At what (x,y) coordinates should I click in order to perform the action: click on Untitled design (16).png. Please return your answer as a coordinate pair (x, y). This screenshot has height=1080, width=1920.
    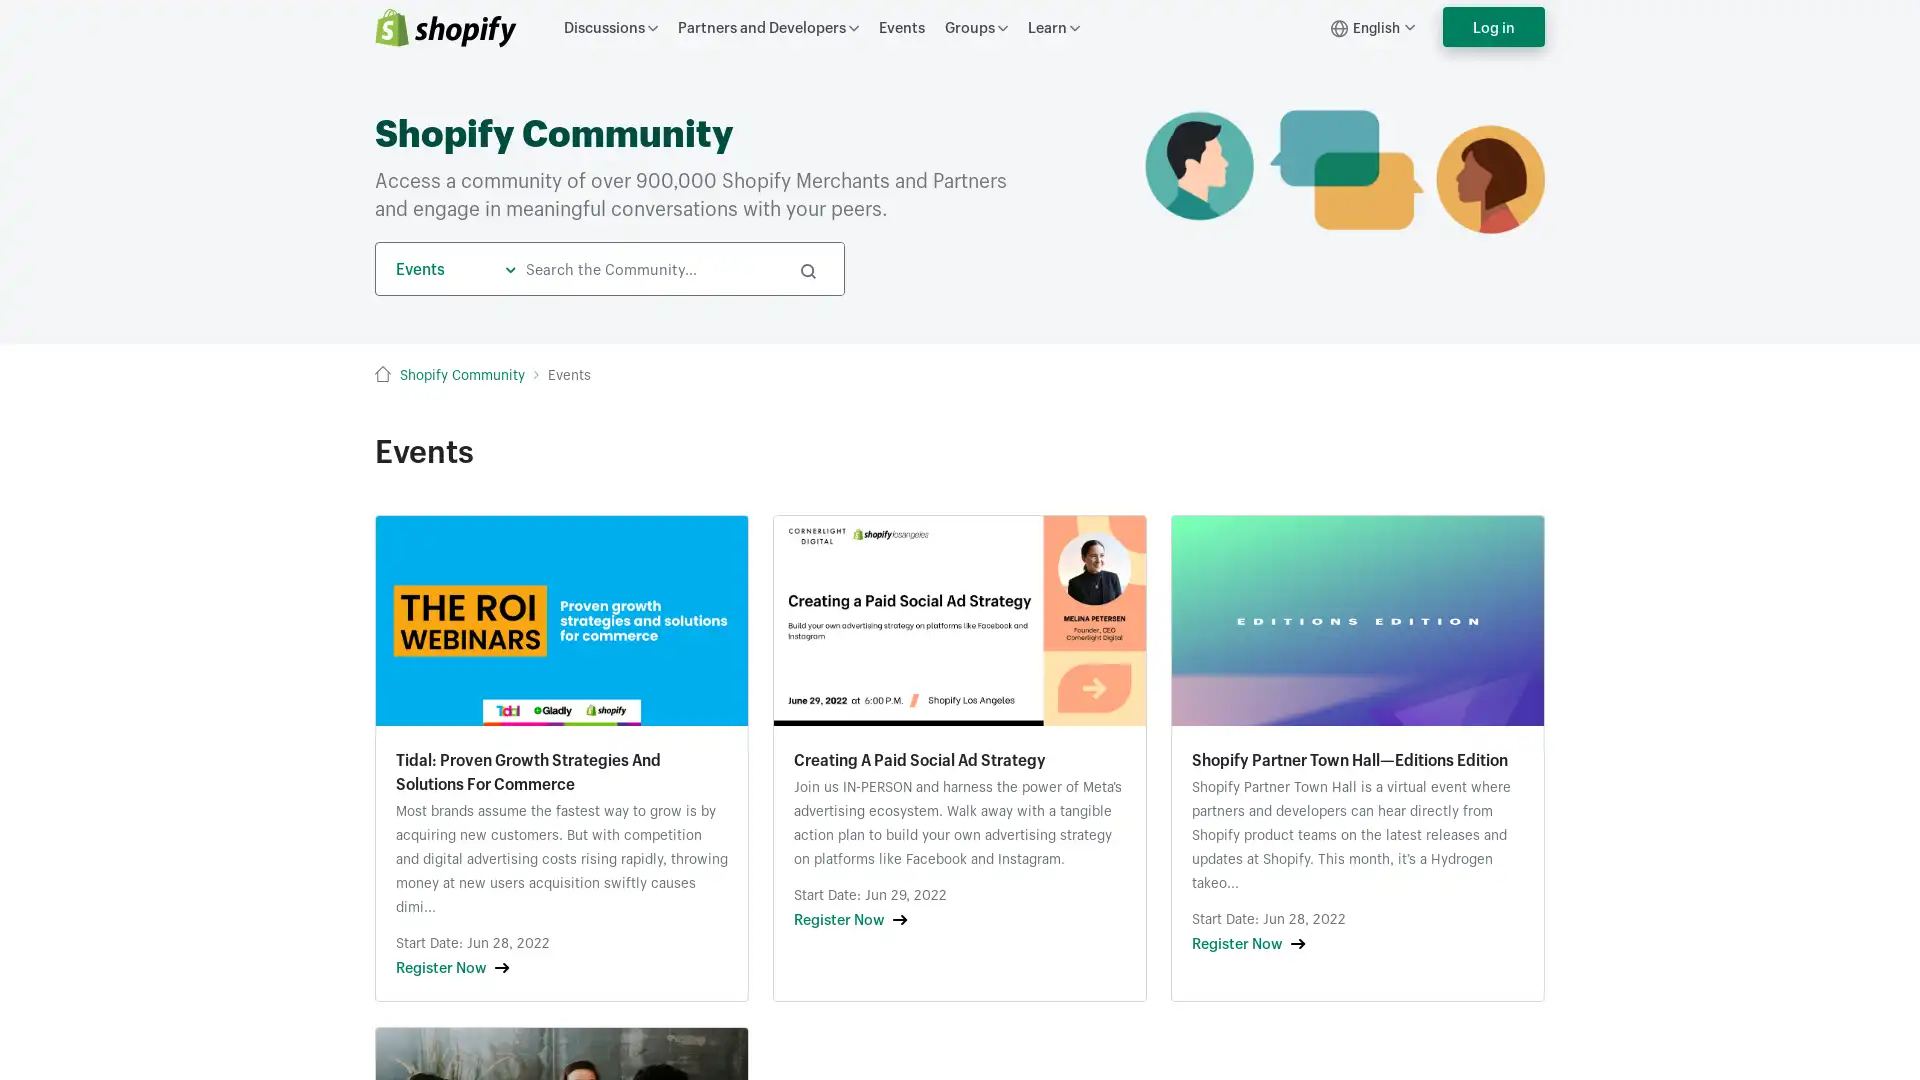
    Looking at the image, I should click on (560, 620).